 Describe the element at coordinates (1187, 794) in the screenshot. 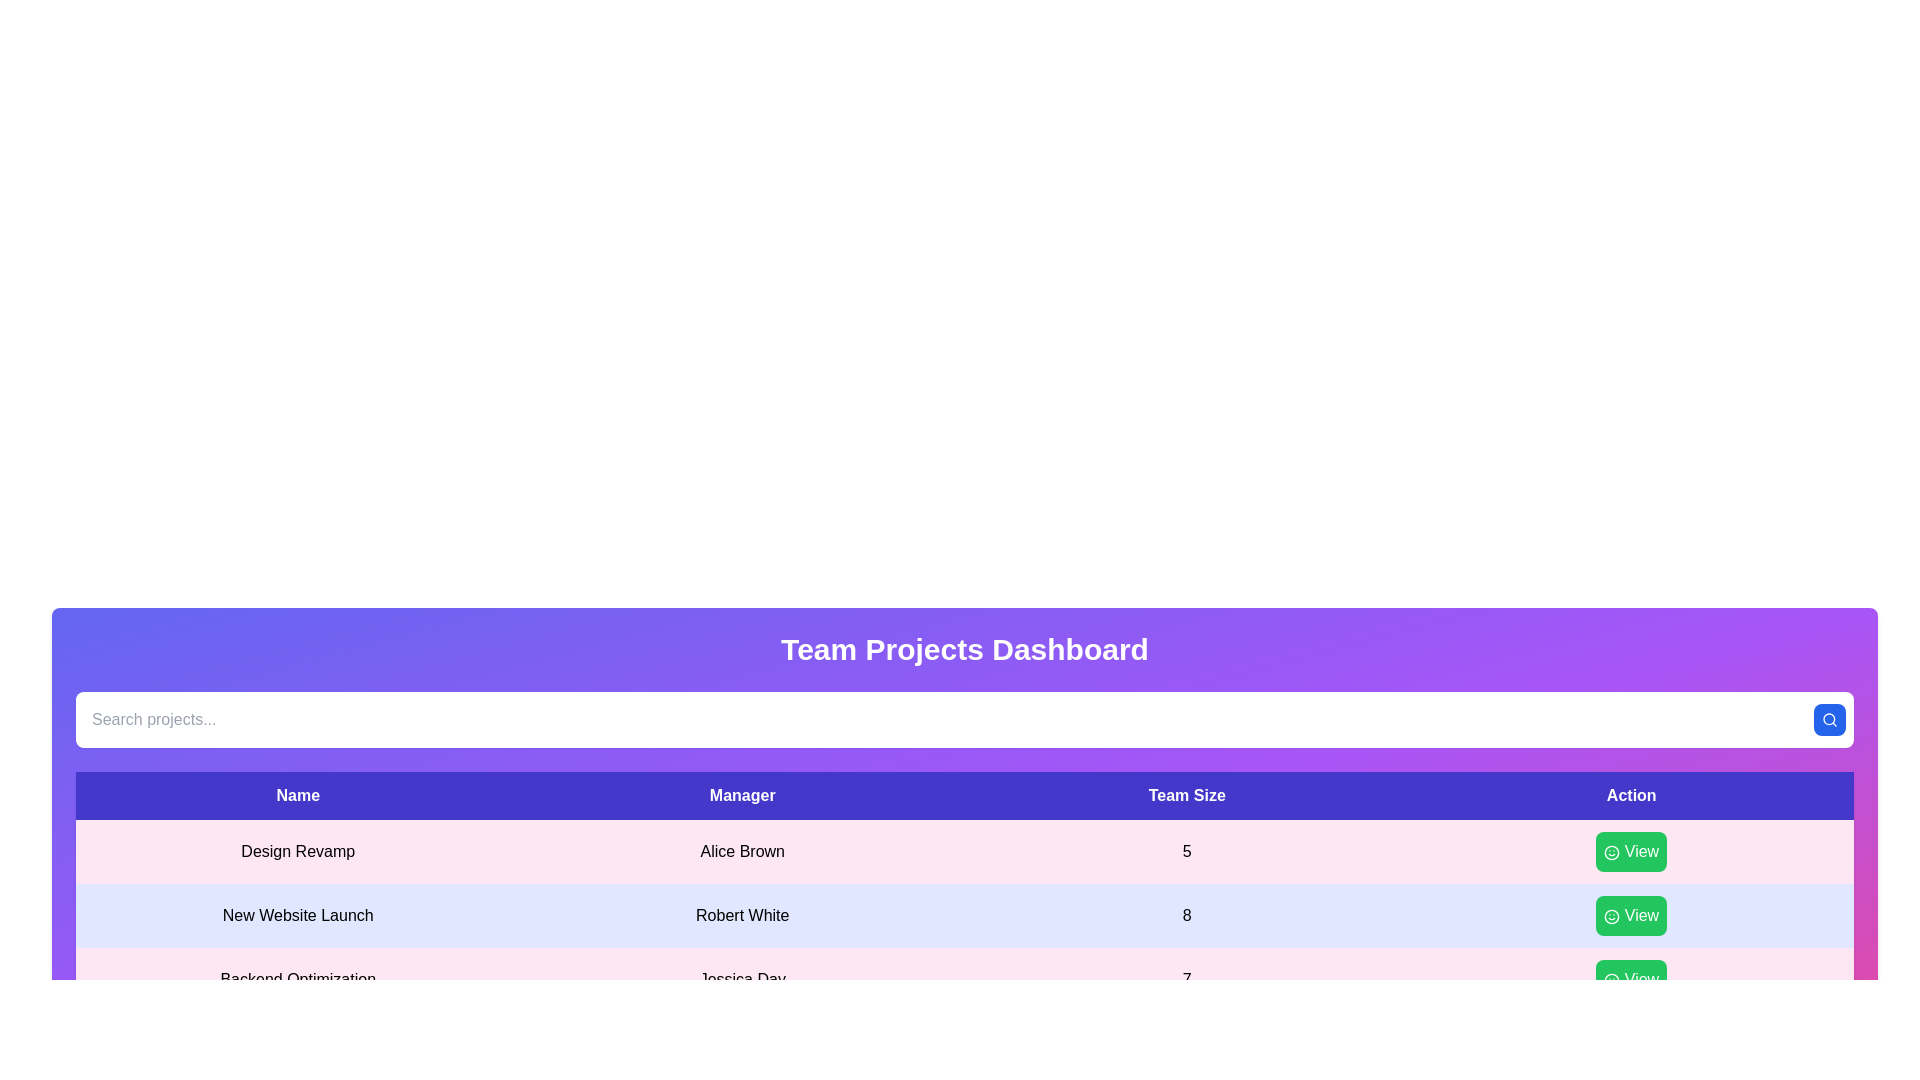

I see `the 'Team Size' text label, which is the third header in the navigation bar, displaying white text on a blue background` at that location.